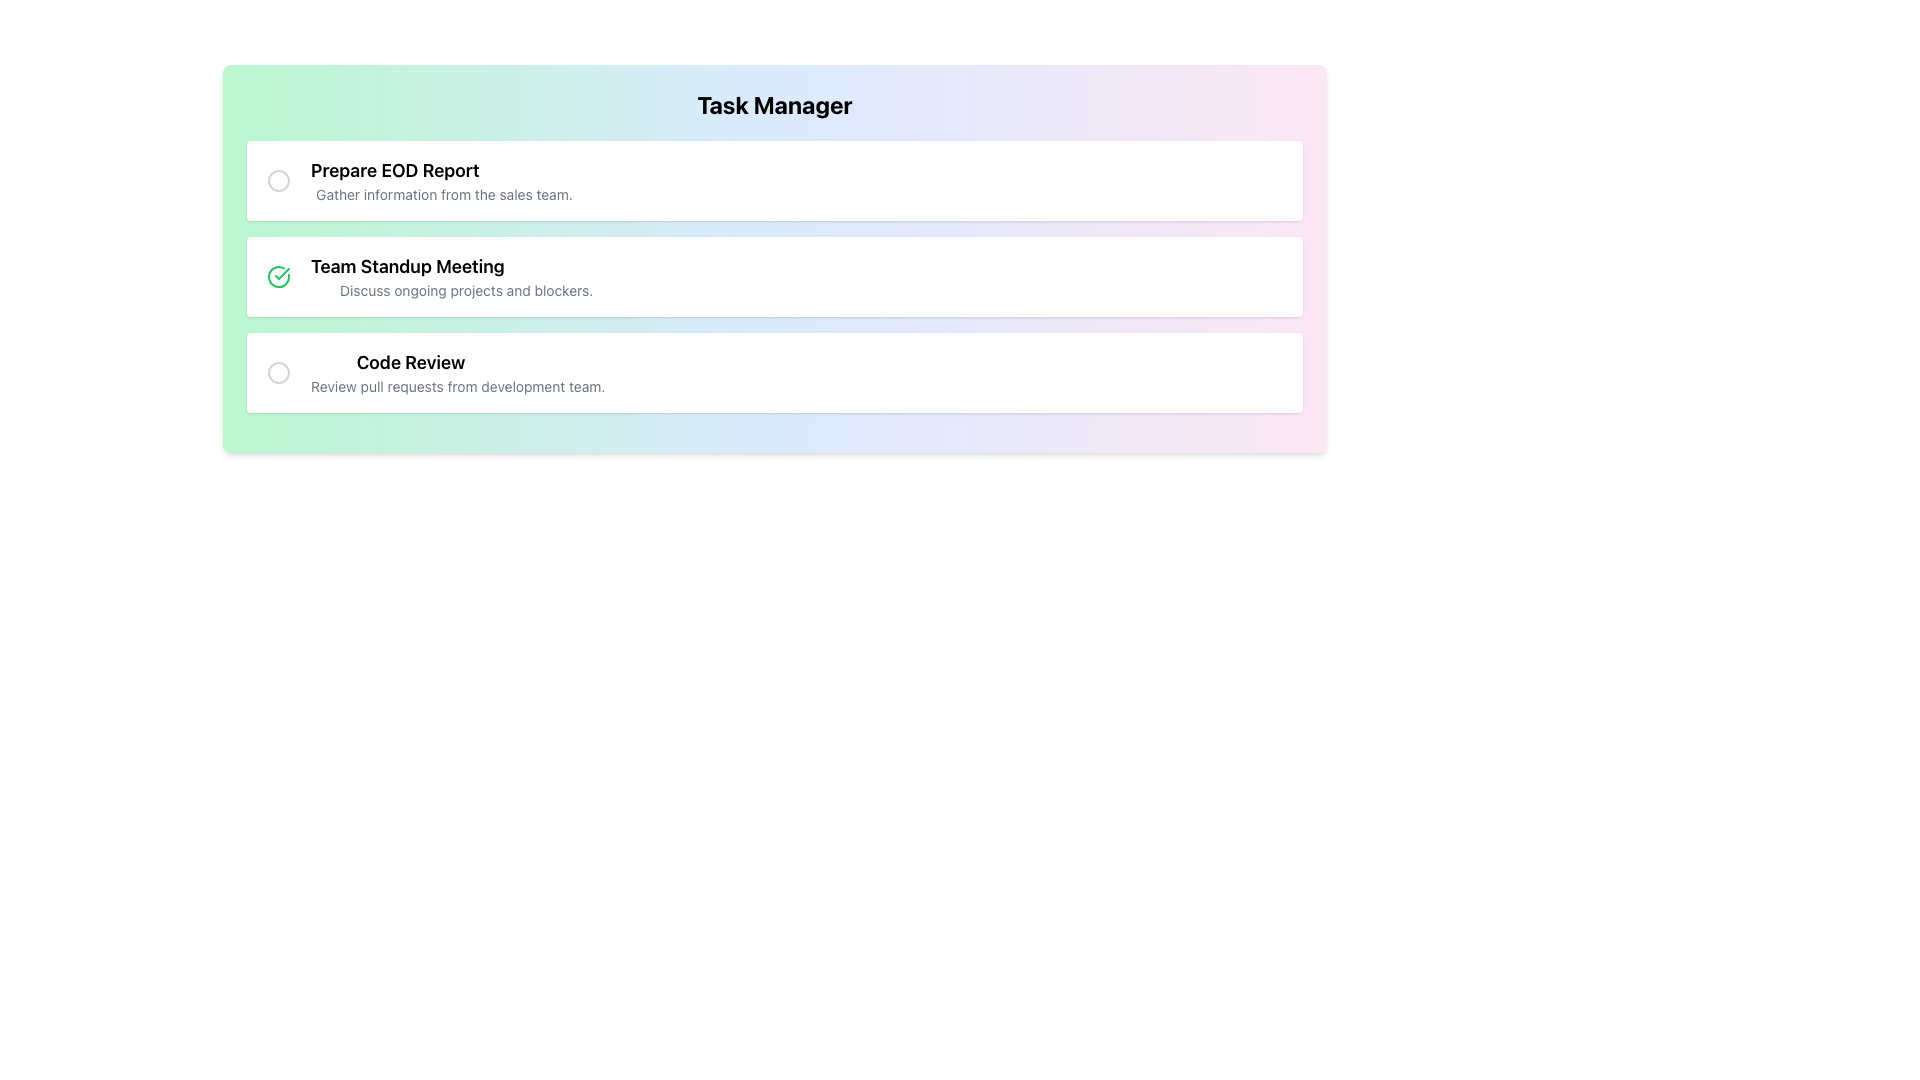 The width and height of the screenshot is (1920, 1080). Describe the element at coordinates (277, 373) in the screenshot. I see `the circular selectable icon located to the left of the 'Code Review' item in the task list` at that location.